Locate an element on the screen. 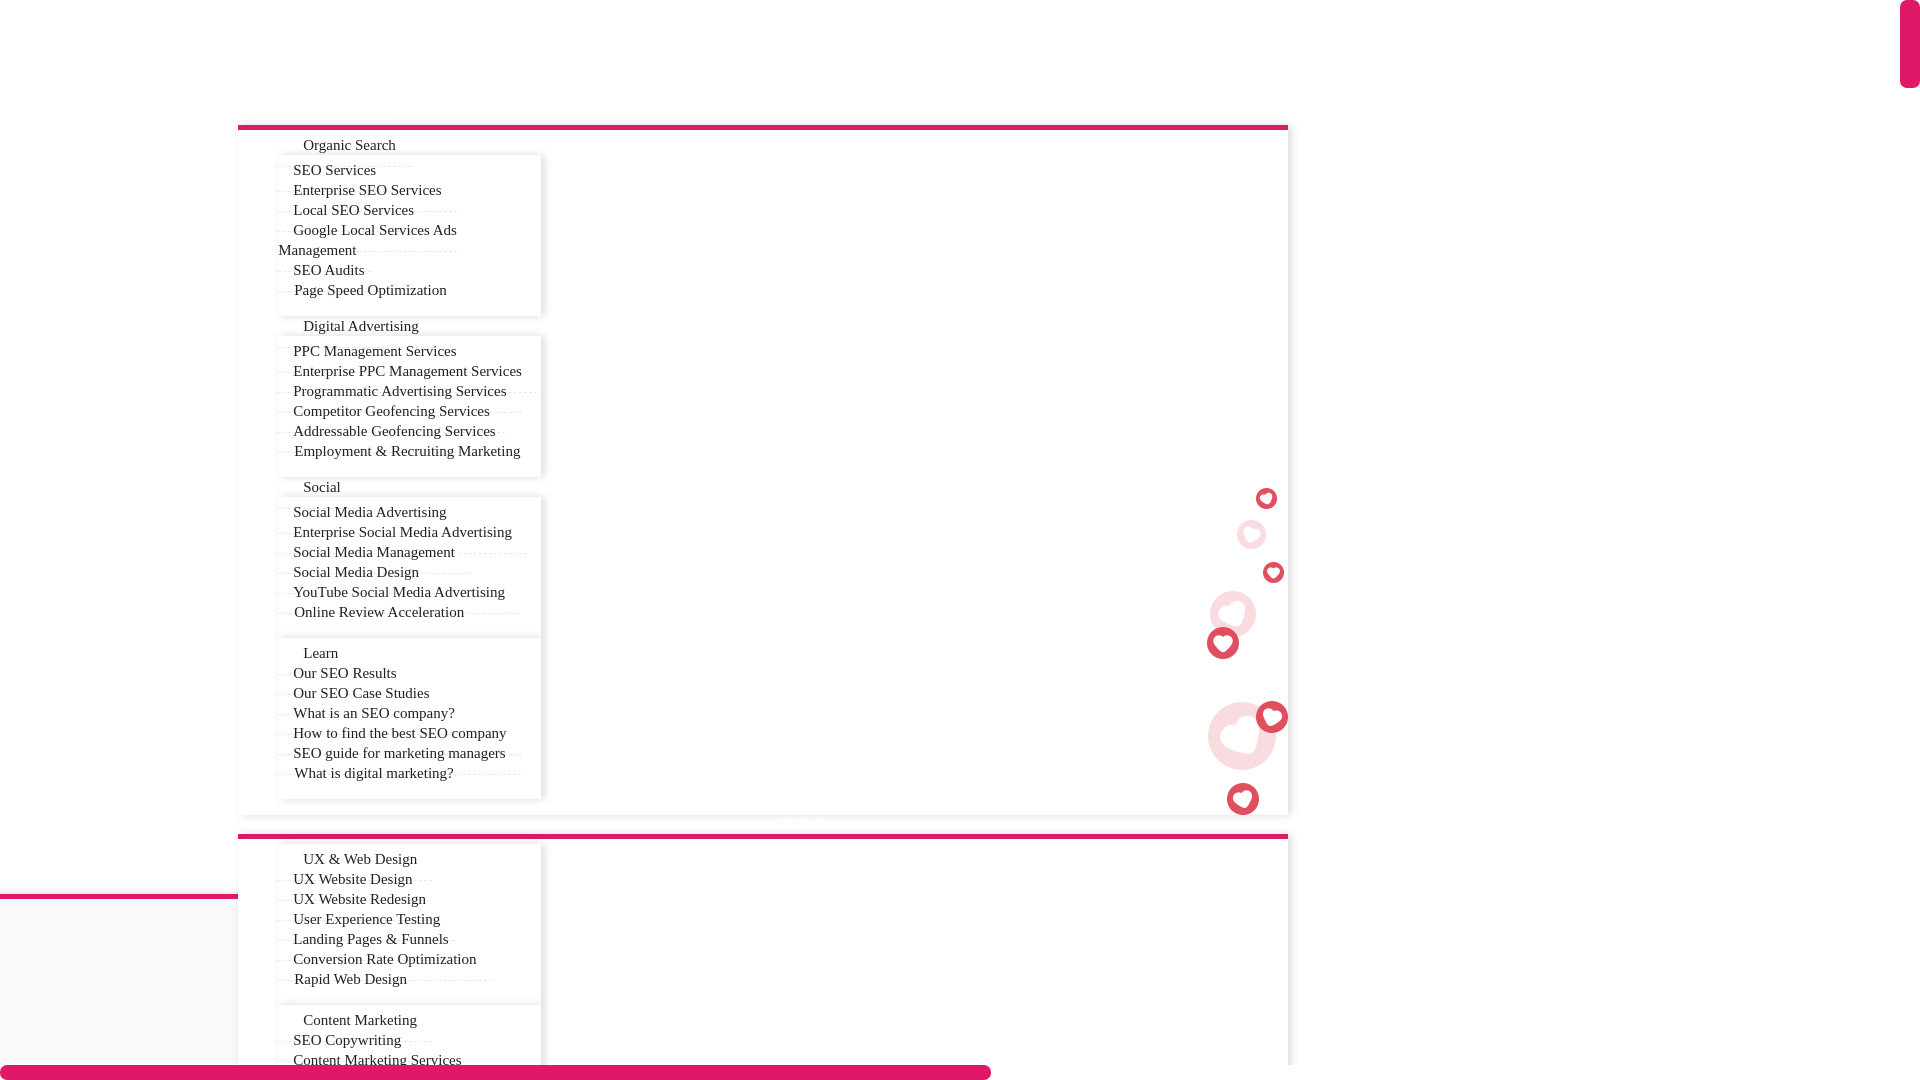 Image resolution: width=1920 pixels, height=1080 pixels. 'SEO guide for marketing managers' is located at coordinates (398, 753).